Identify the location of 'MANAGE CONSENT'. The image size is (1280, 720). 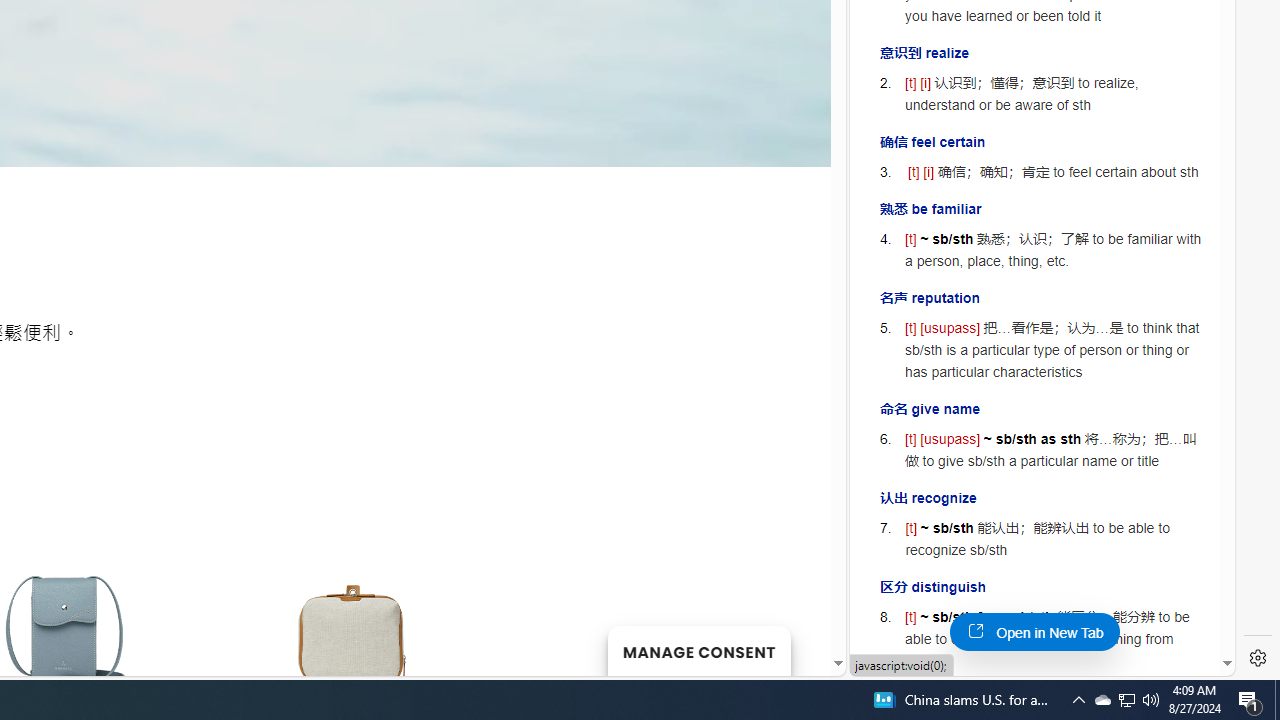
(698, 650).